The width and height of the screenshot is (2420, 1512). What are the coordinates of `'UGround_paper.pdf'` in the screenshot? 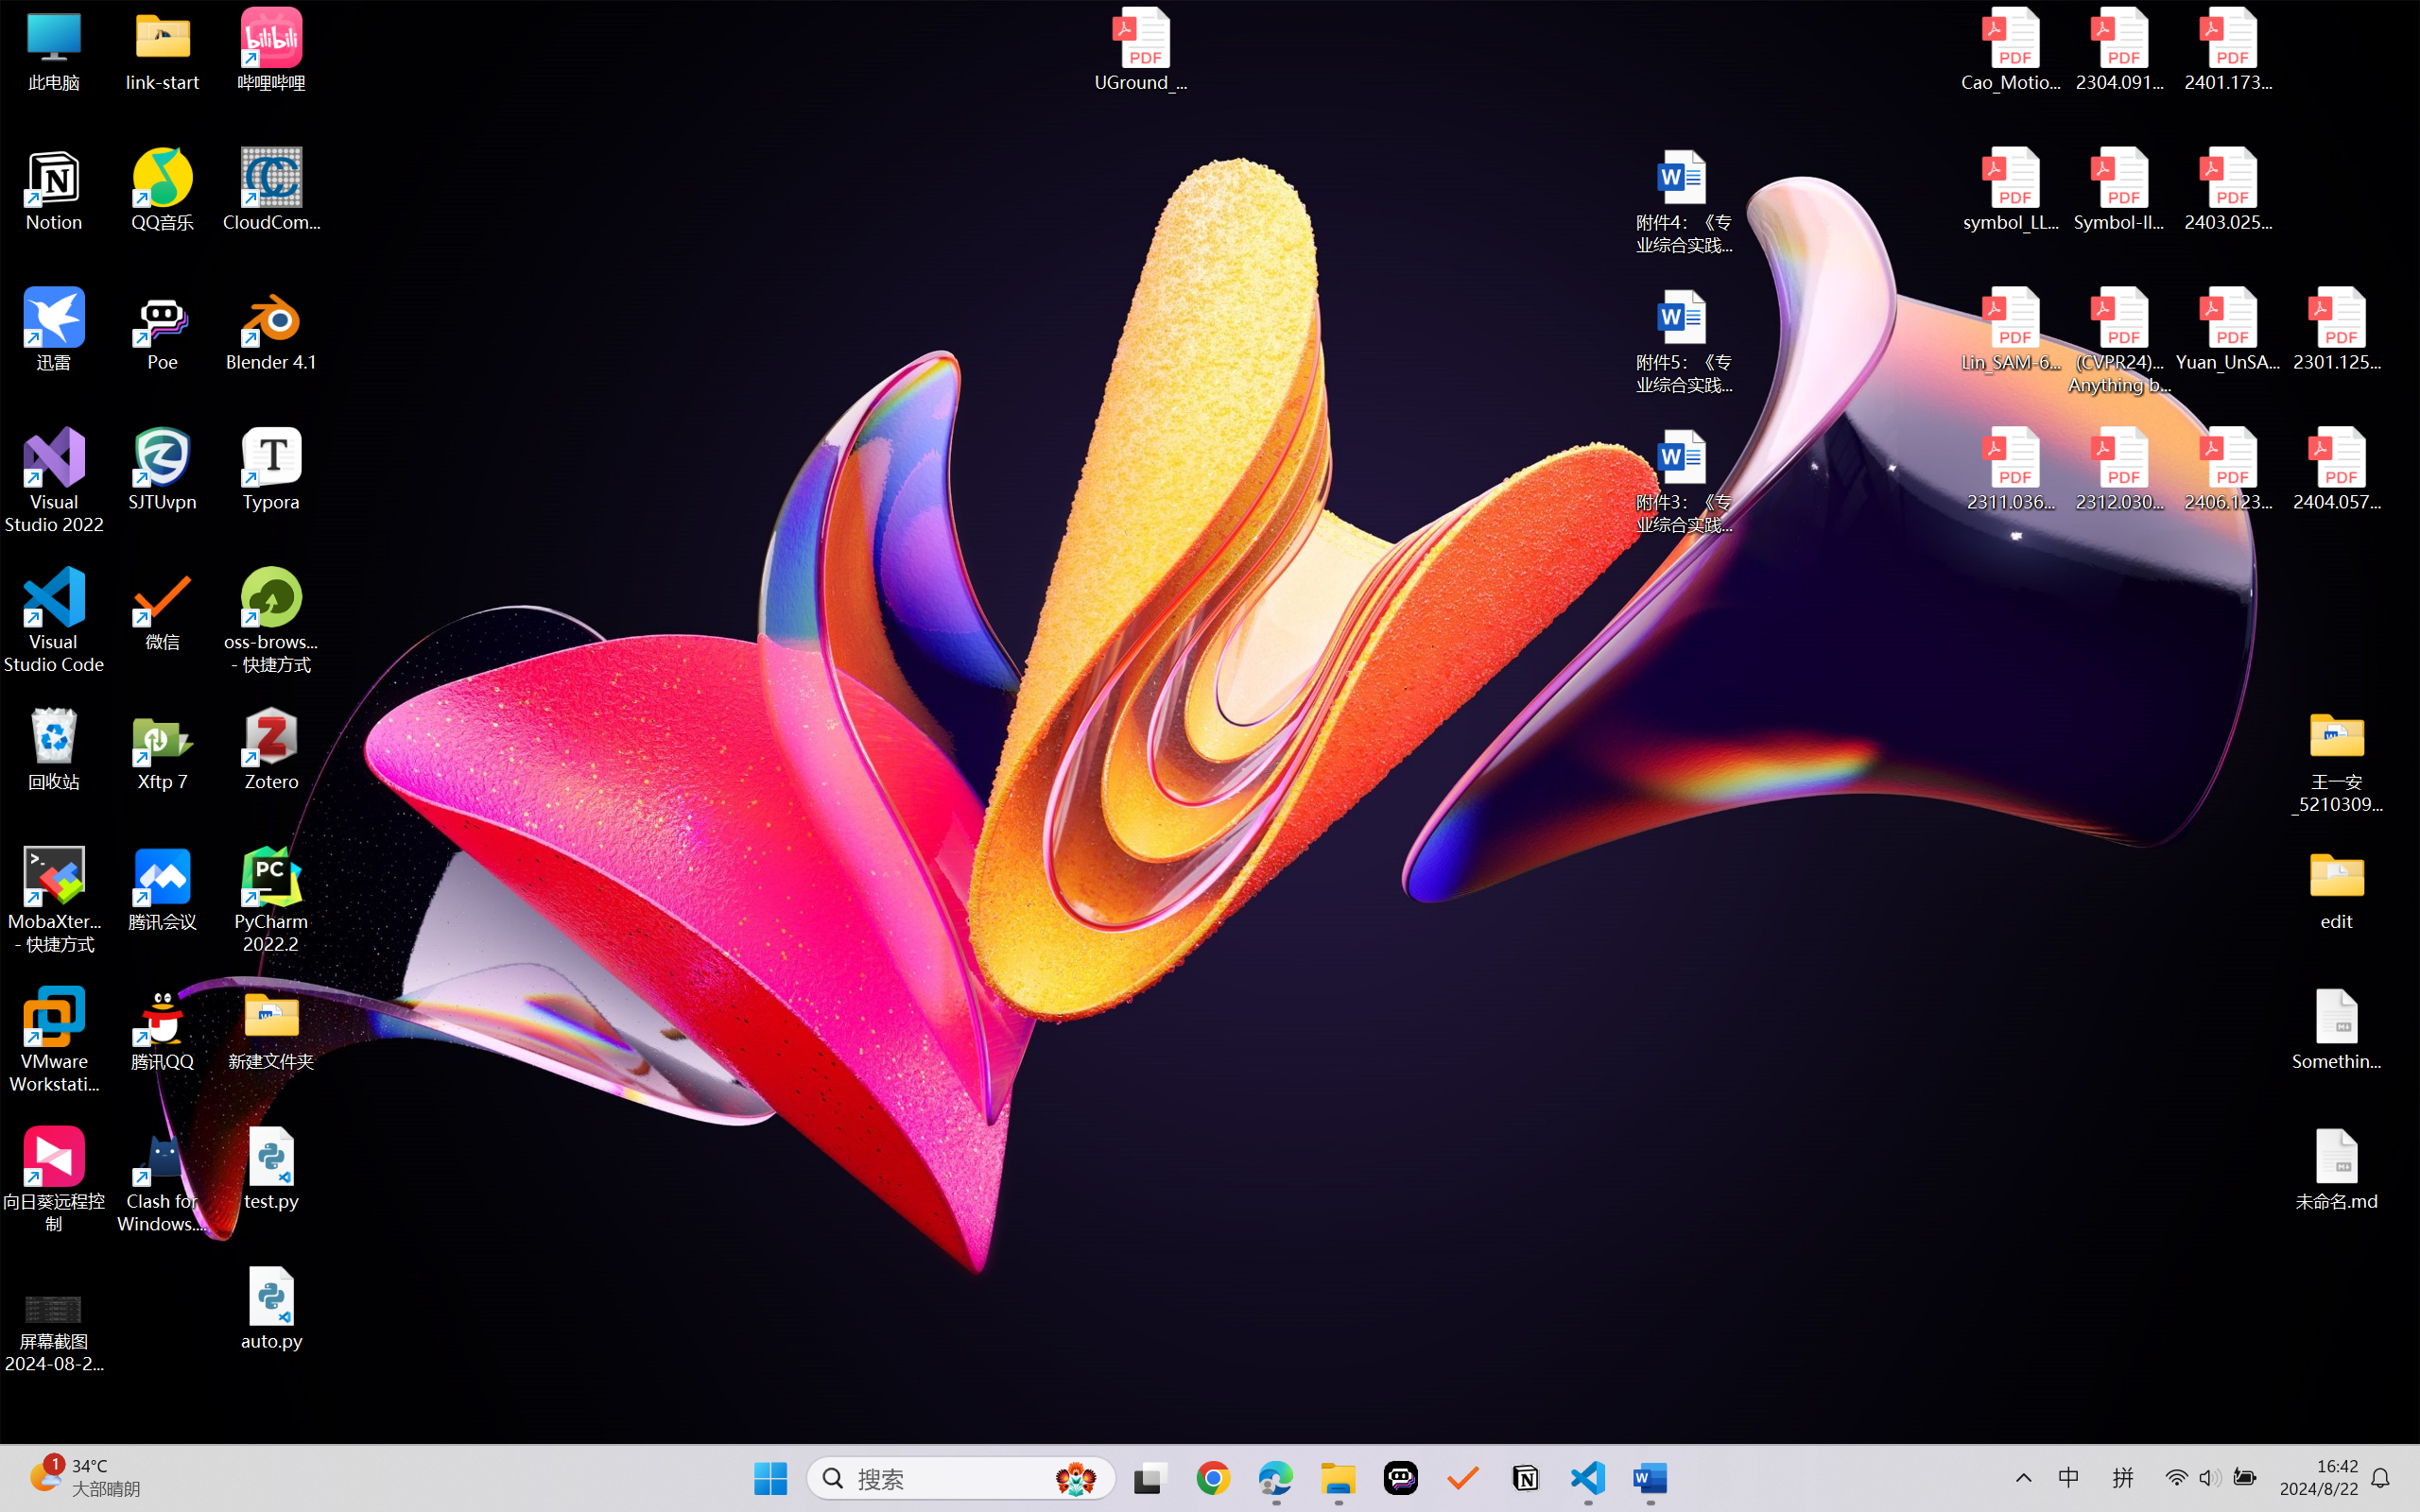 It's located at (1141, 49).